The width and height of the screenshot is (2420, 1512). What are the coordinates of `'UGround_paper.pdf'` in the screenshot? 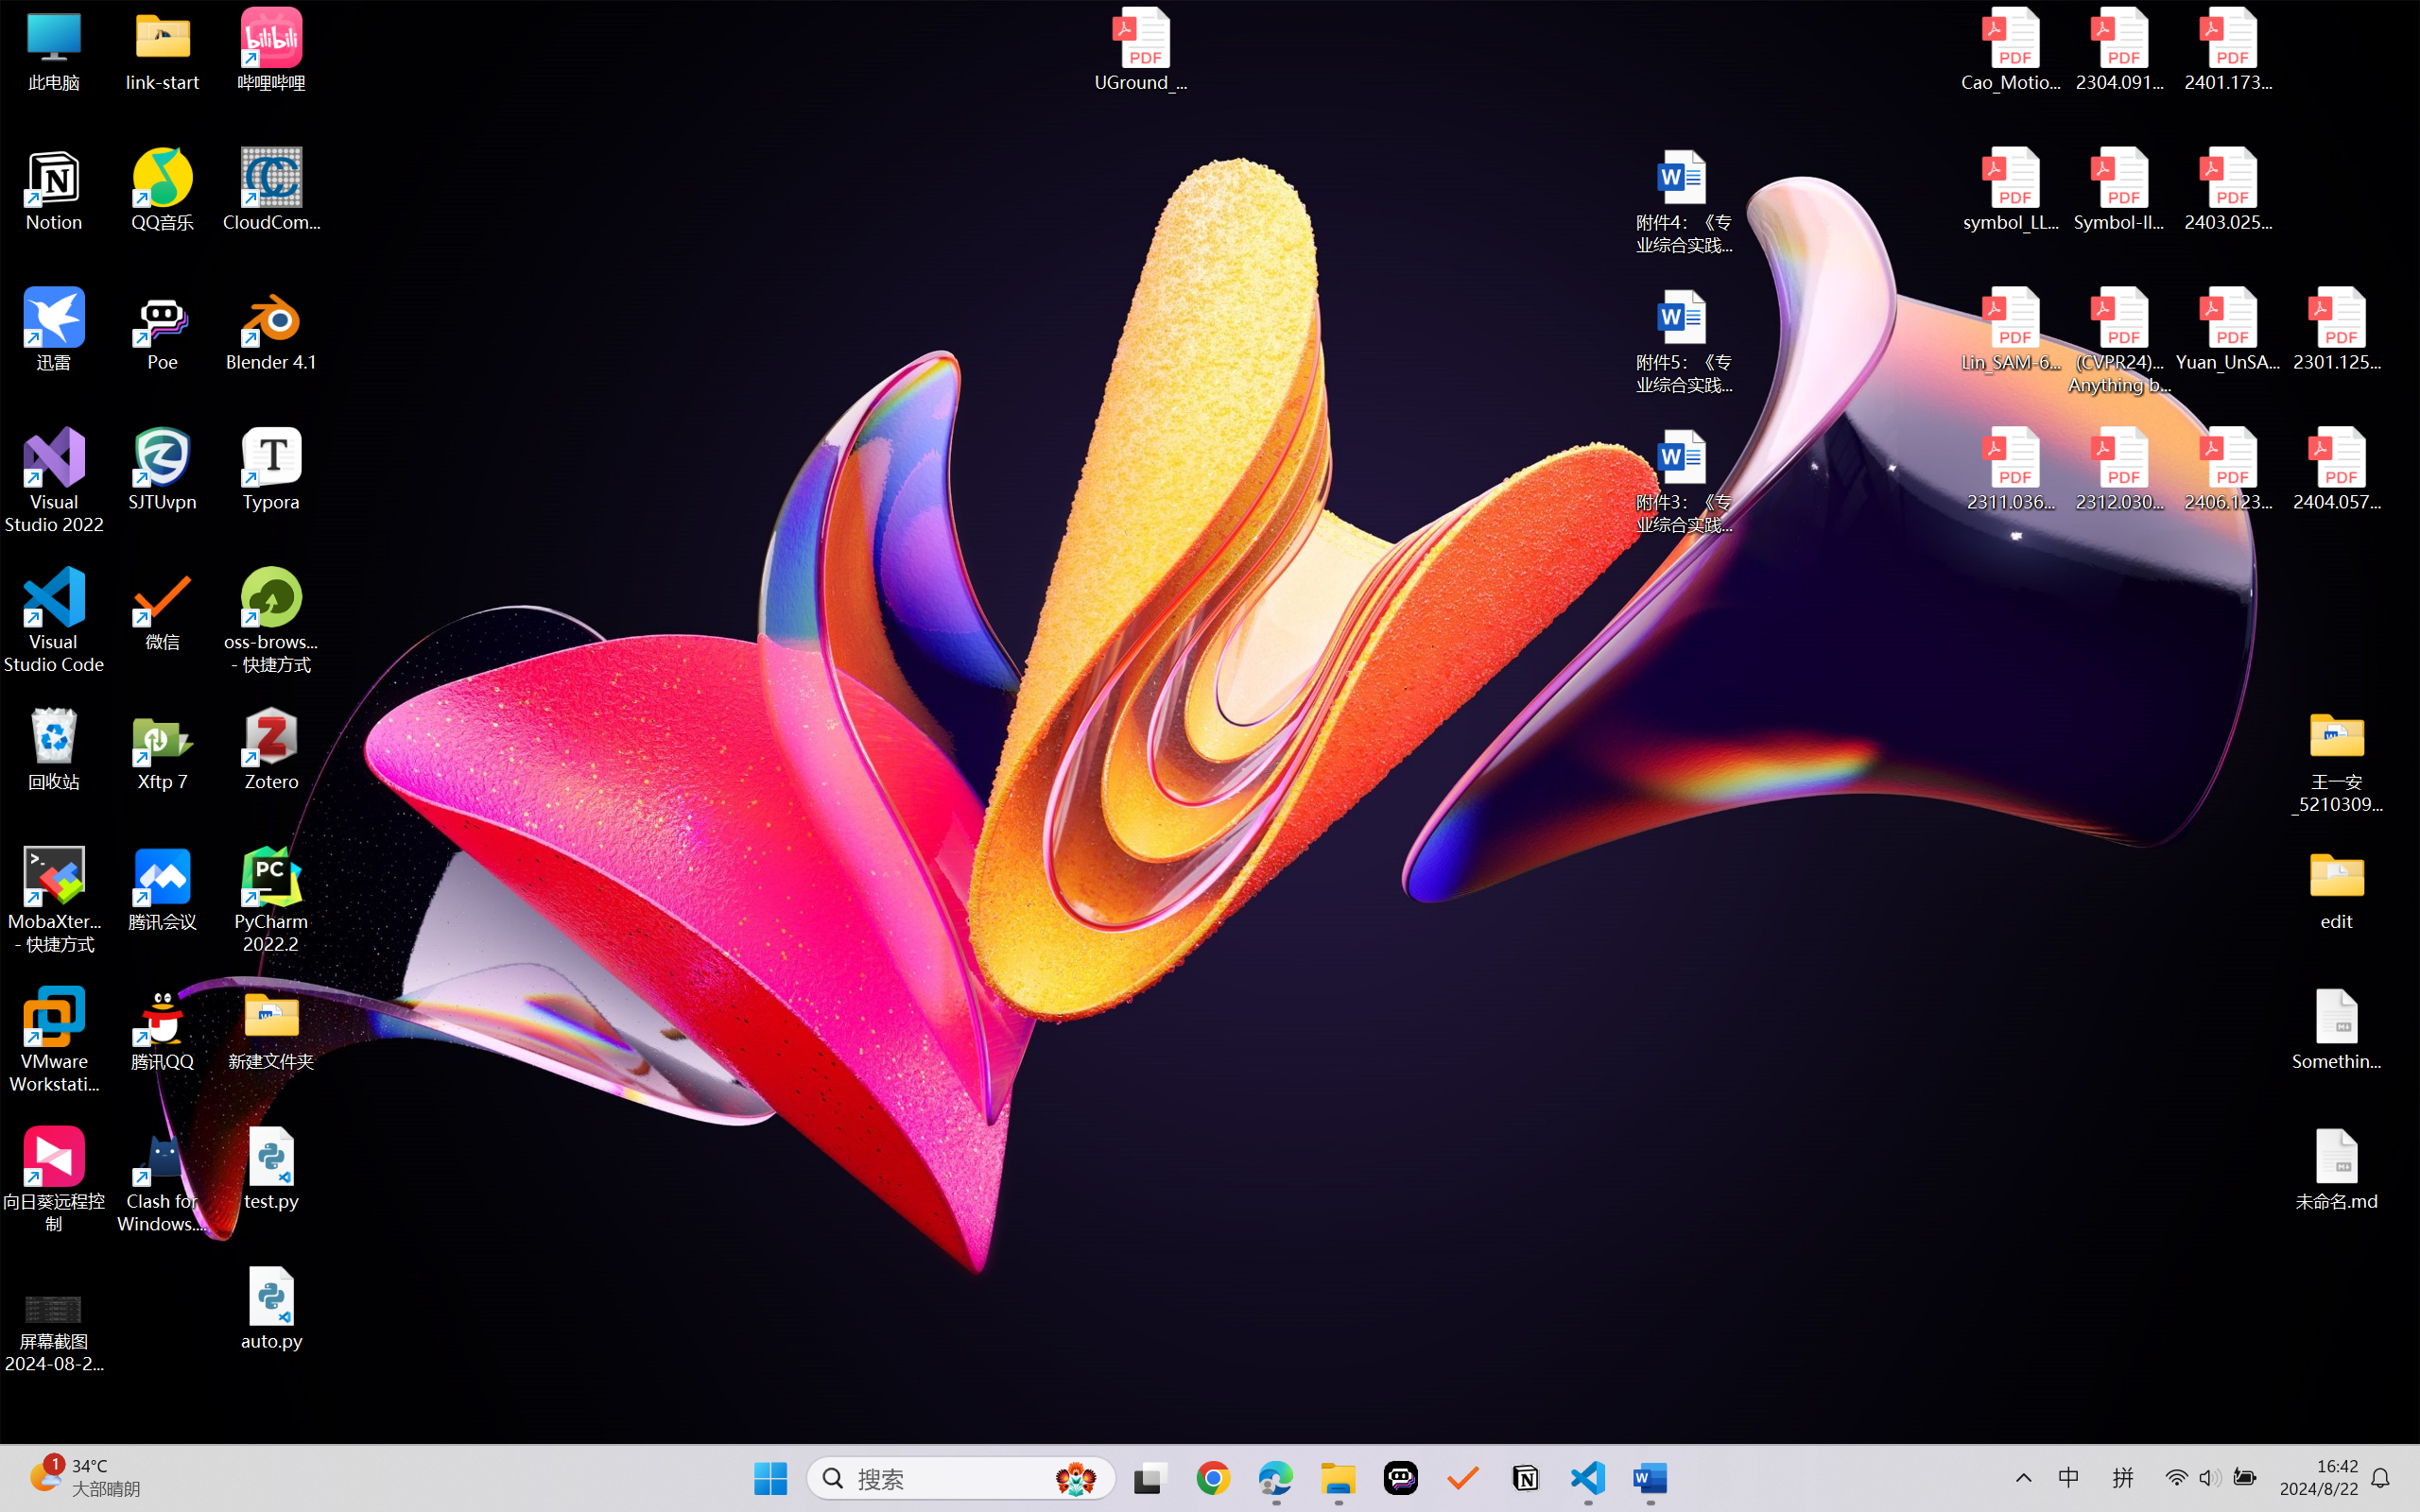 It's located at (1141, 49).